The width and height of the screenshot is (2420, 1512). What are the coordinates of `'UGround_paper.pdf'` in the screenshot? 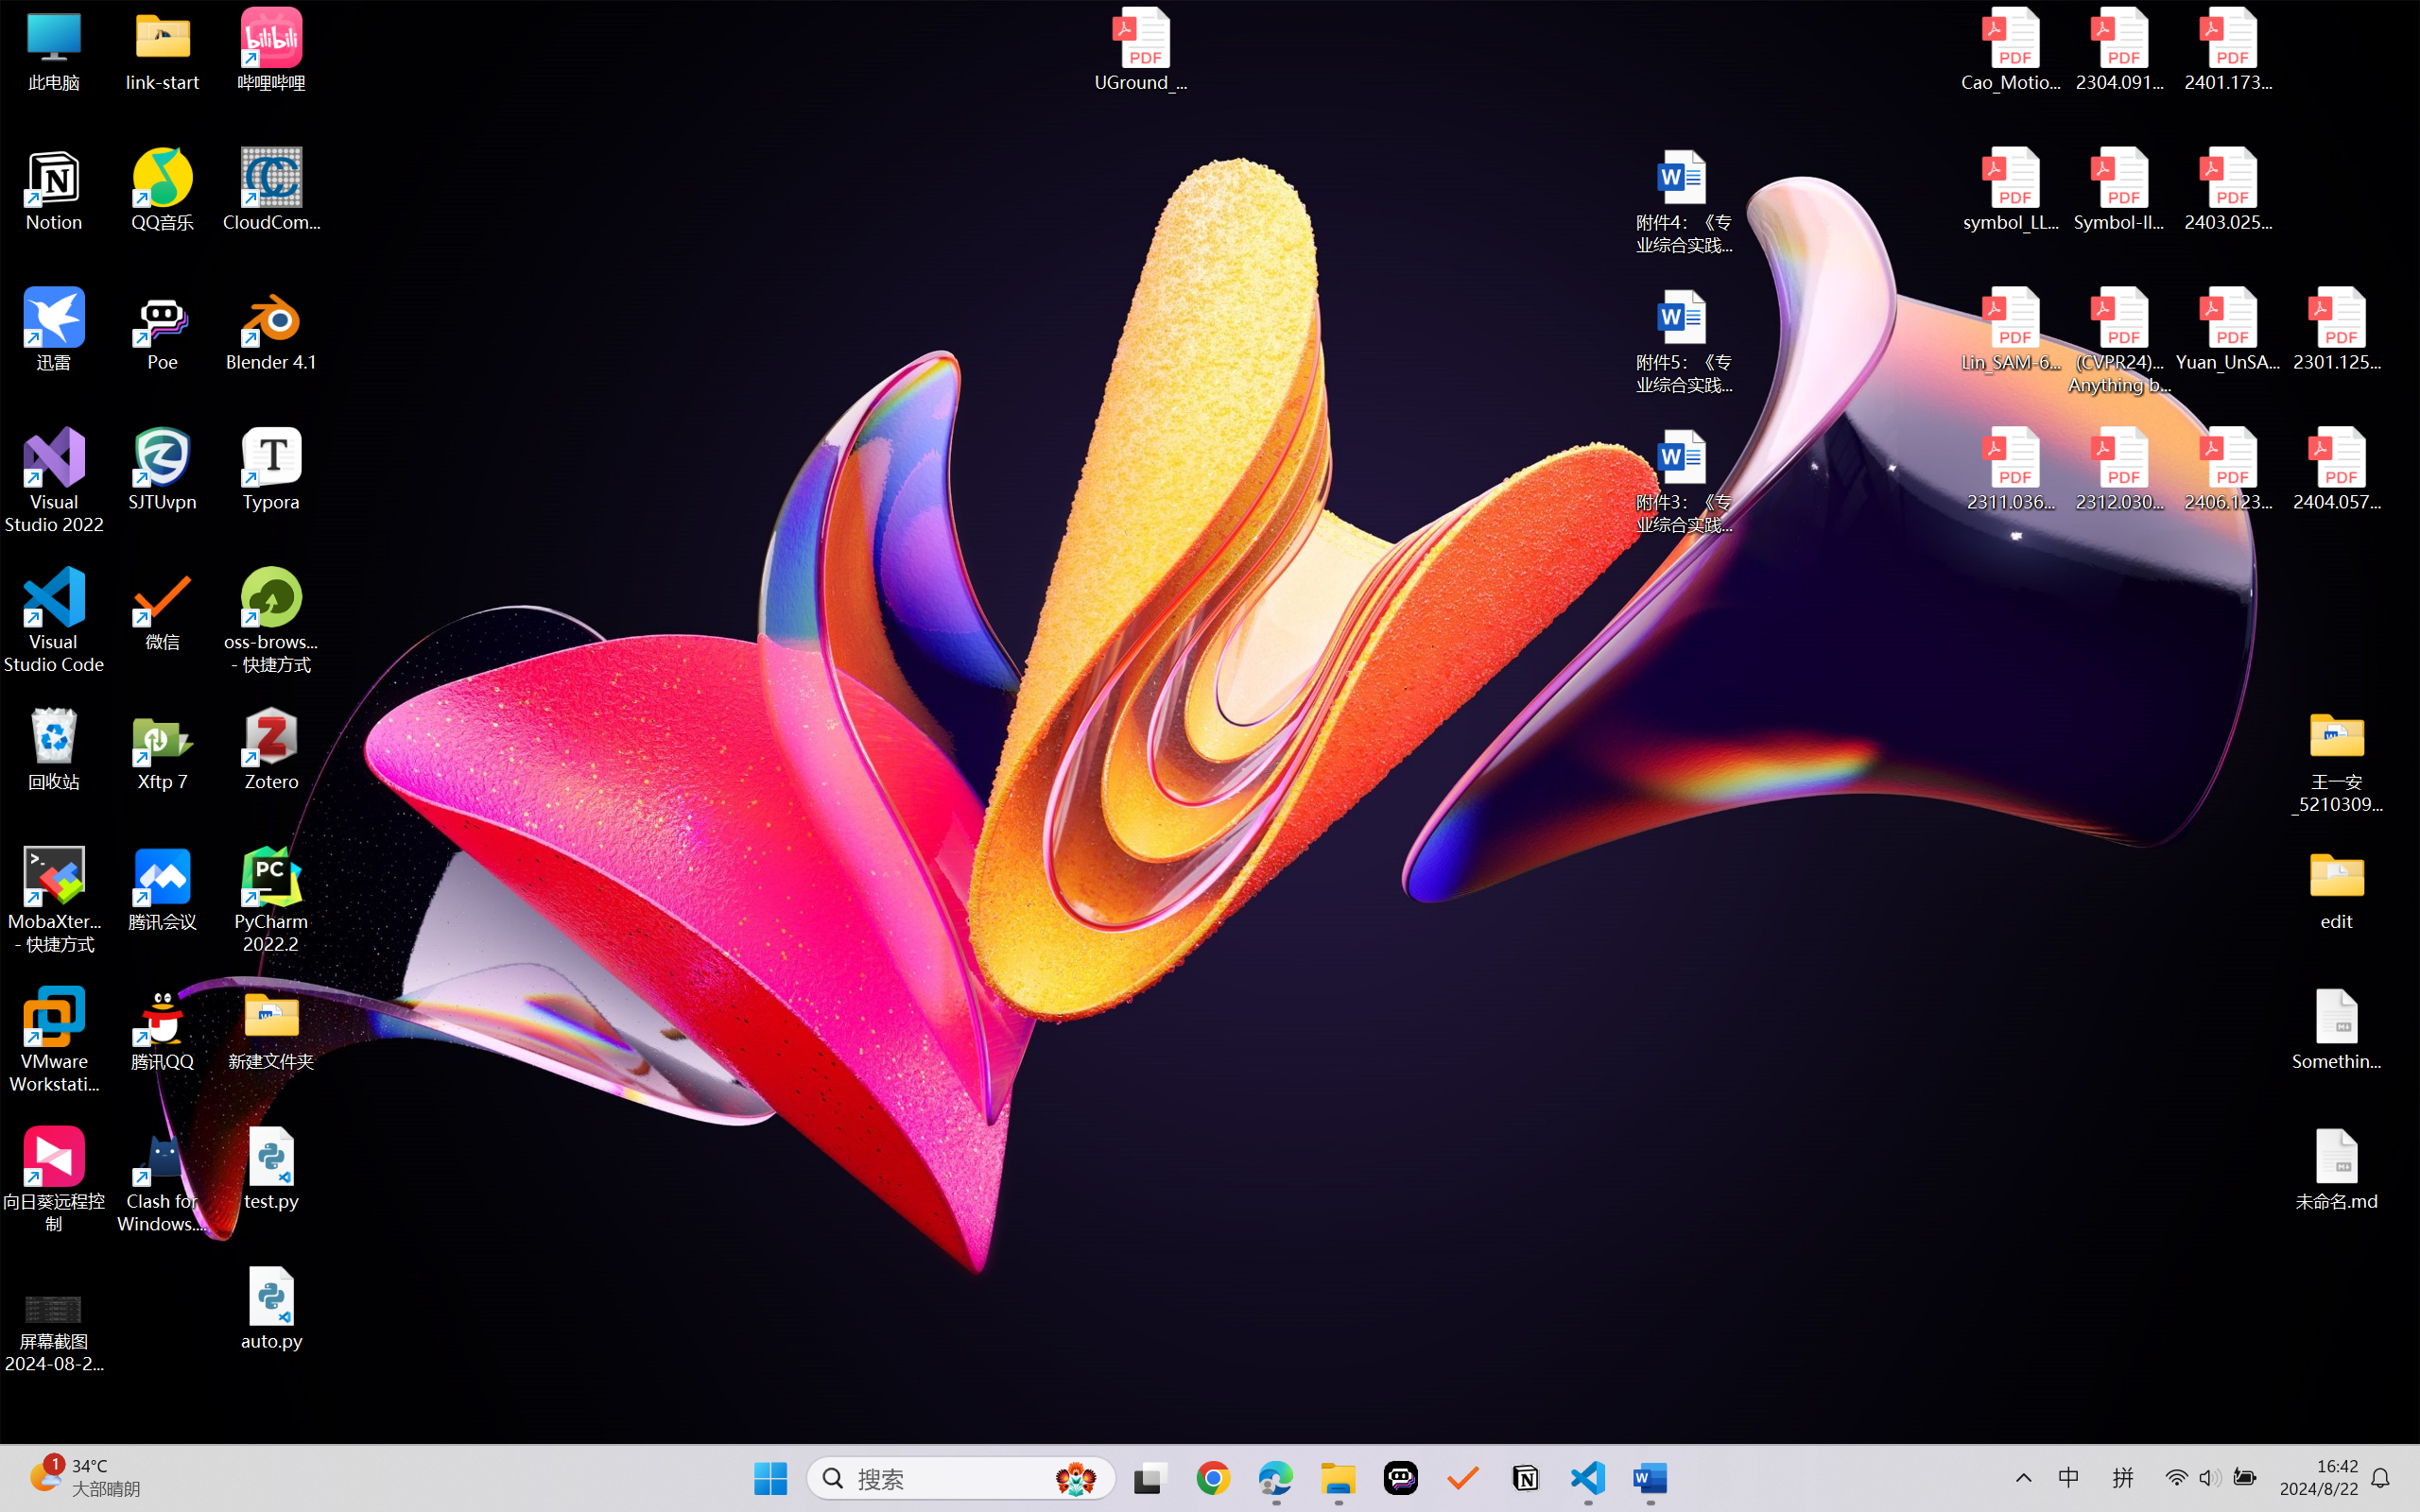 It's located at (1141, 49).